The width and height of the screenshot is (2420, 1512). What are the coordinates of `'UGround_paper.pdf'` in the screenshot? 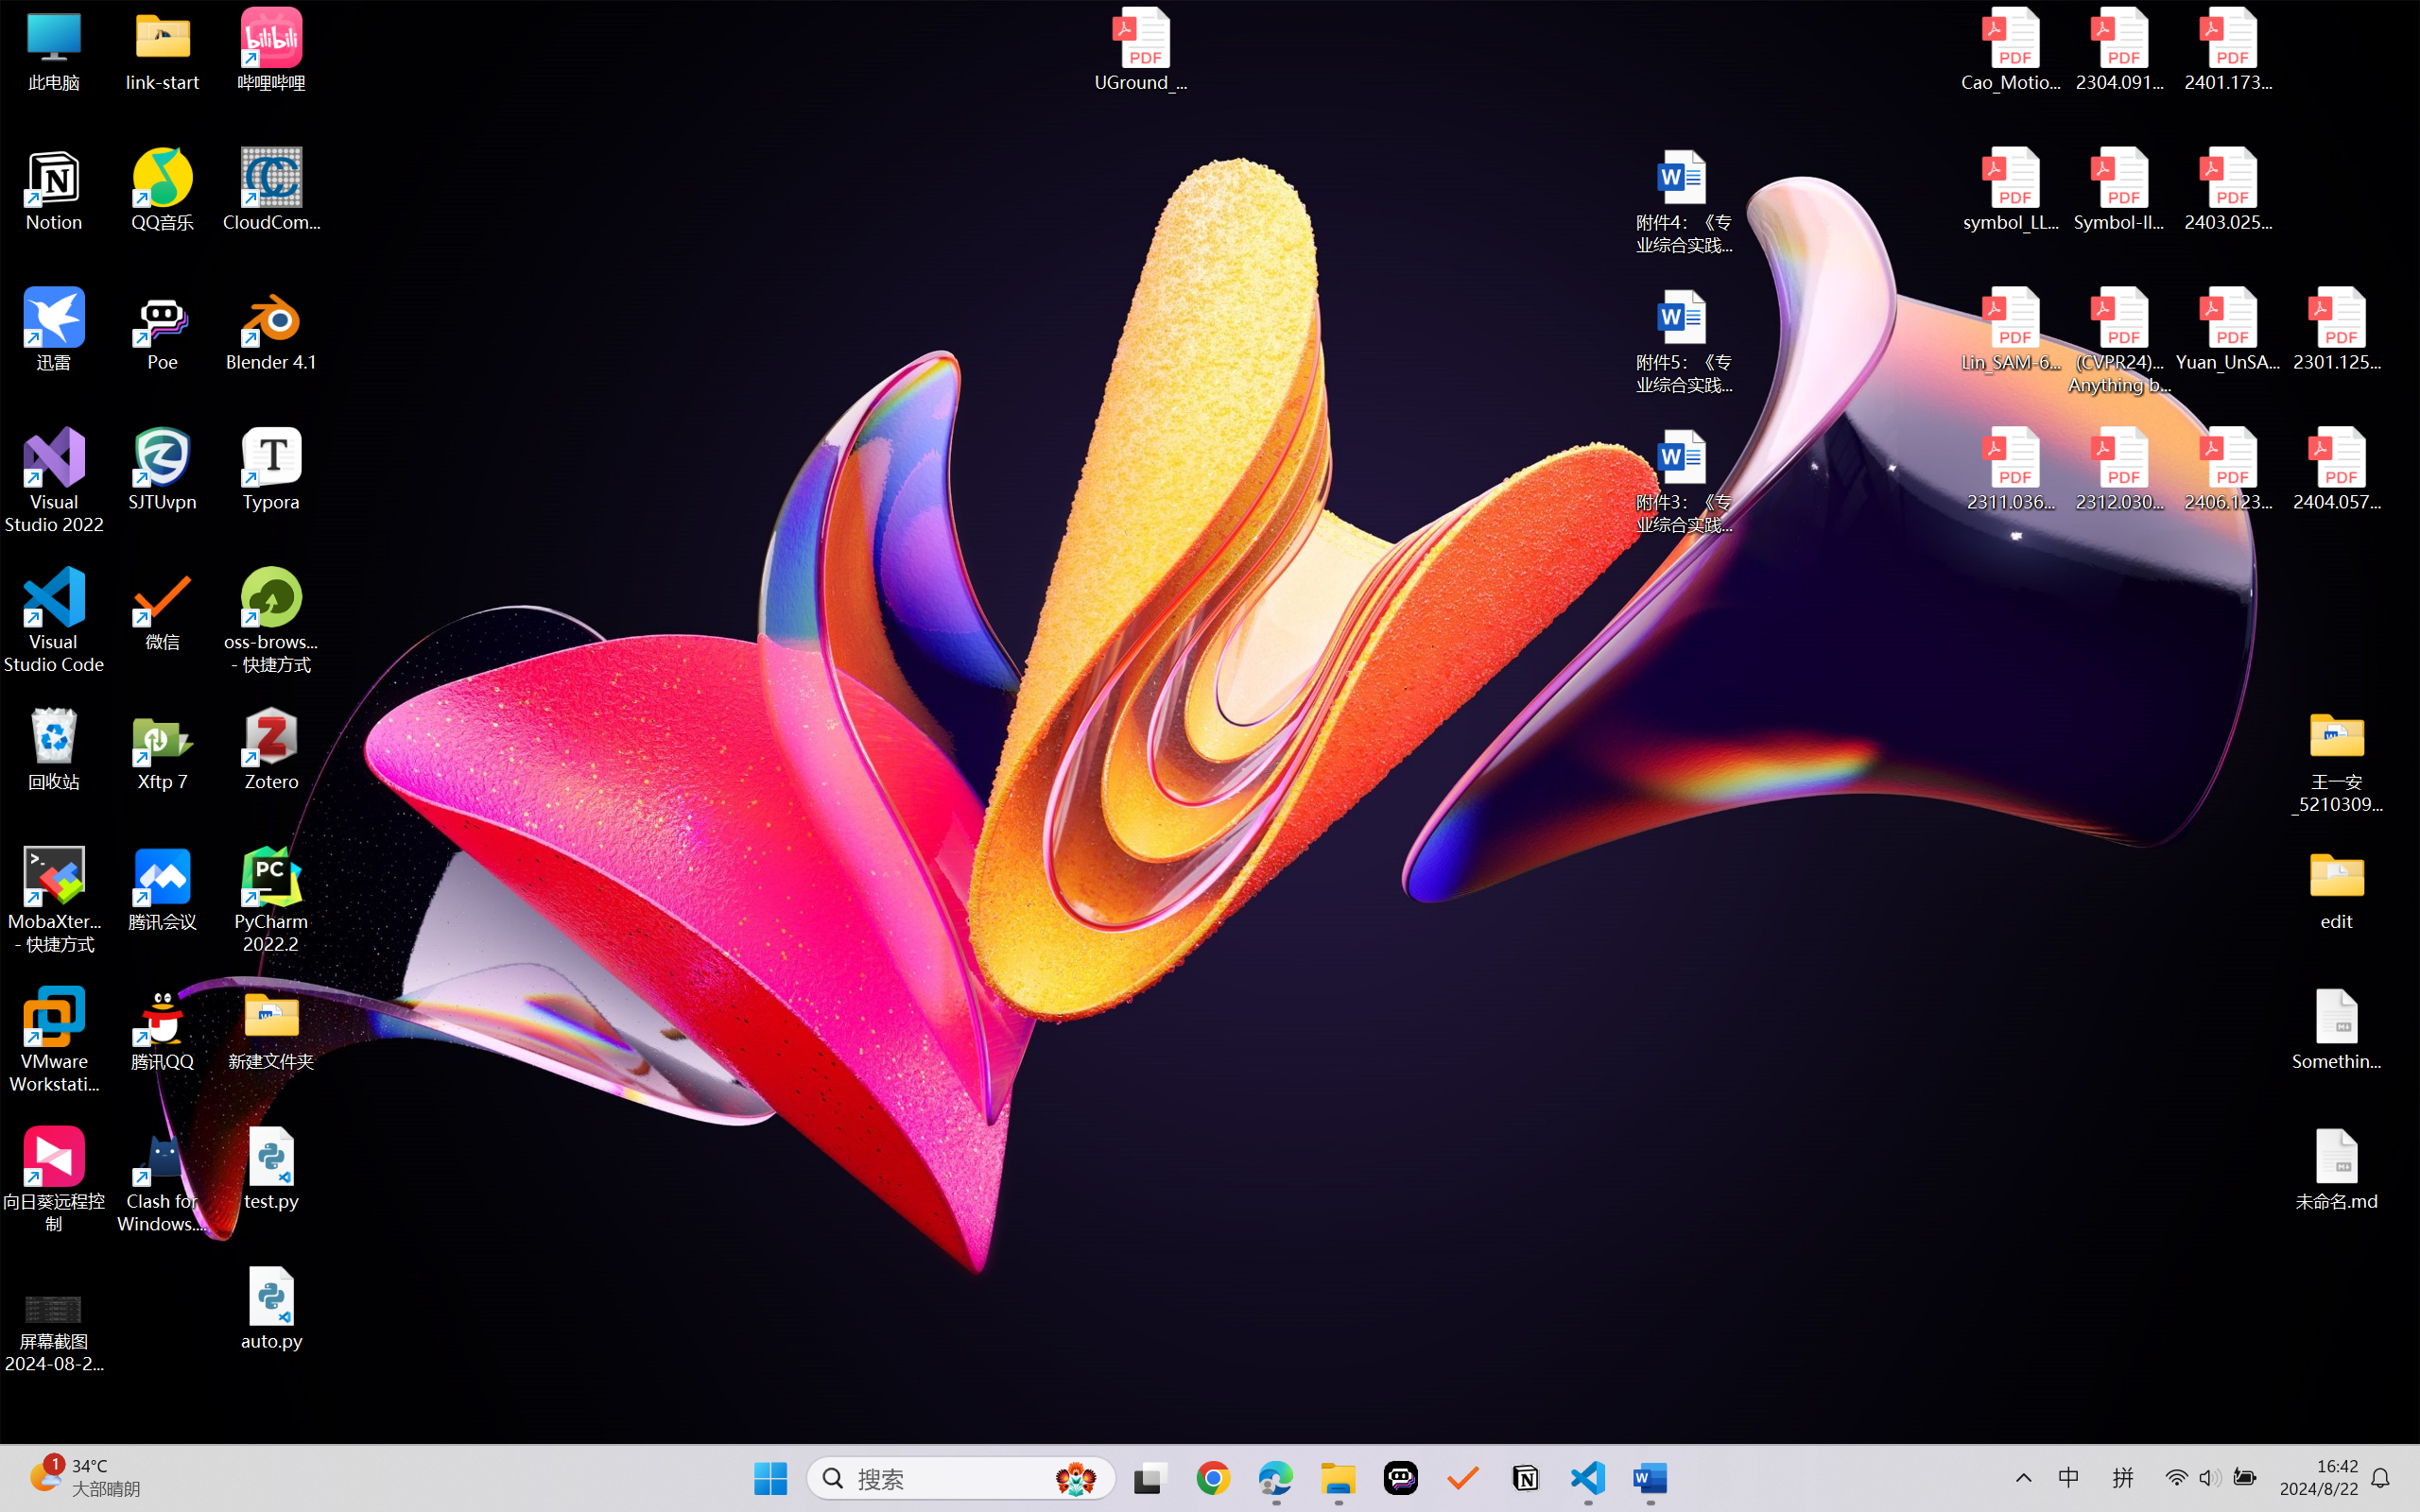 It's located at (1141, 49).